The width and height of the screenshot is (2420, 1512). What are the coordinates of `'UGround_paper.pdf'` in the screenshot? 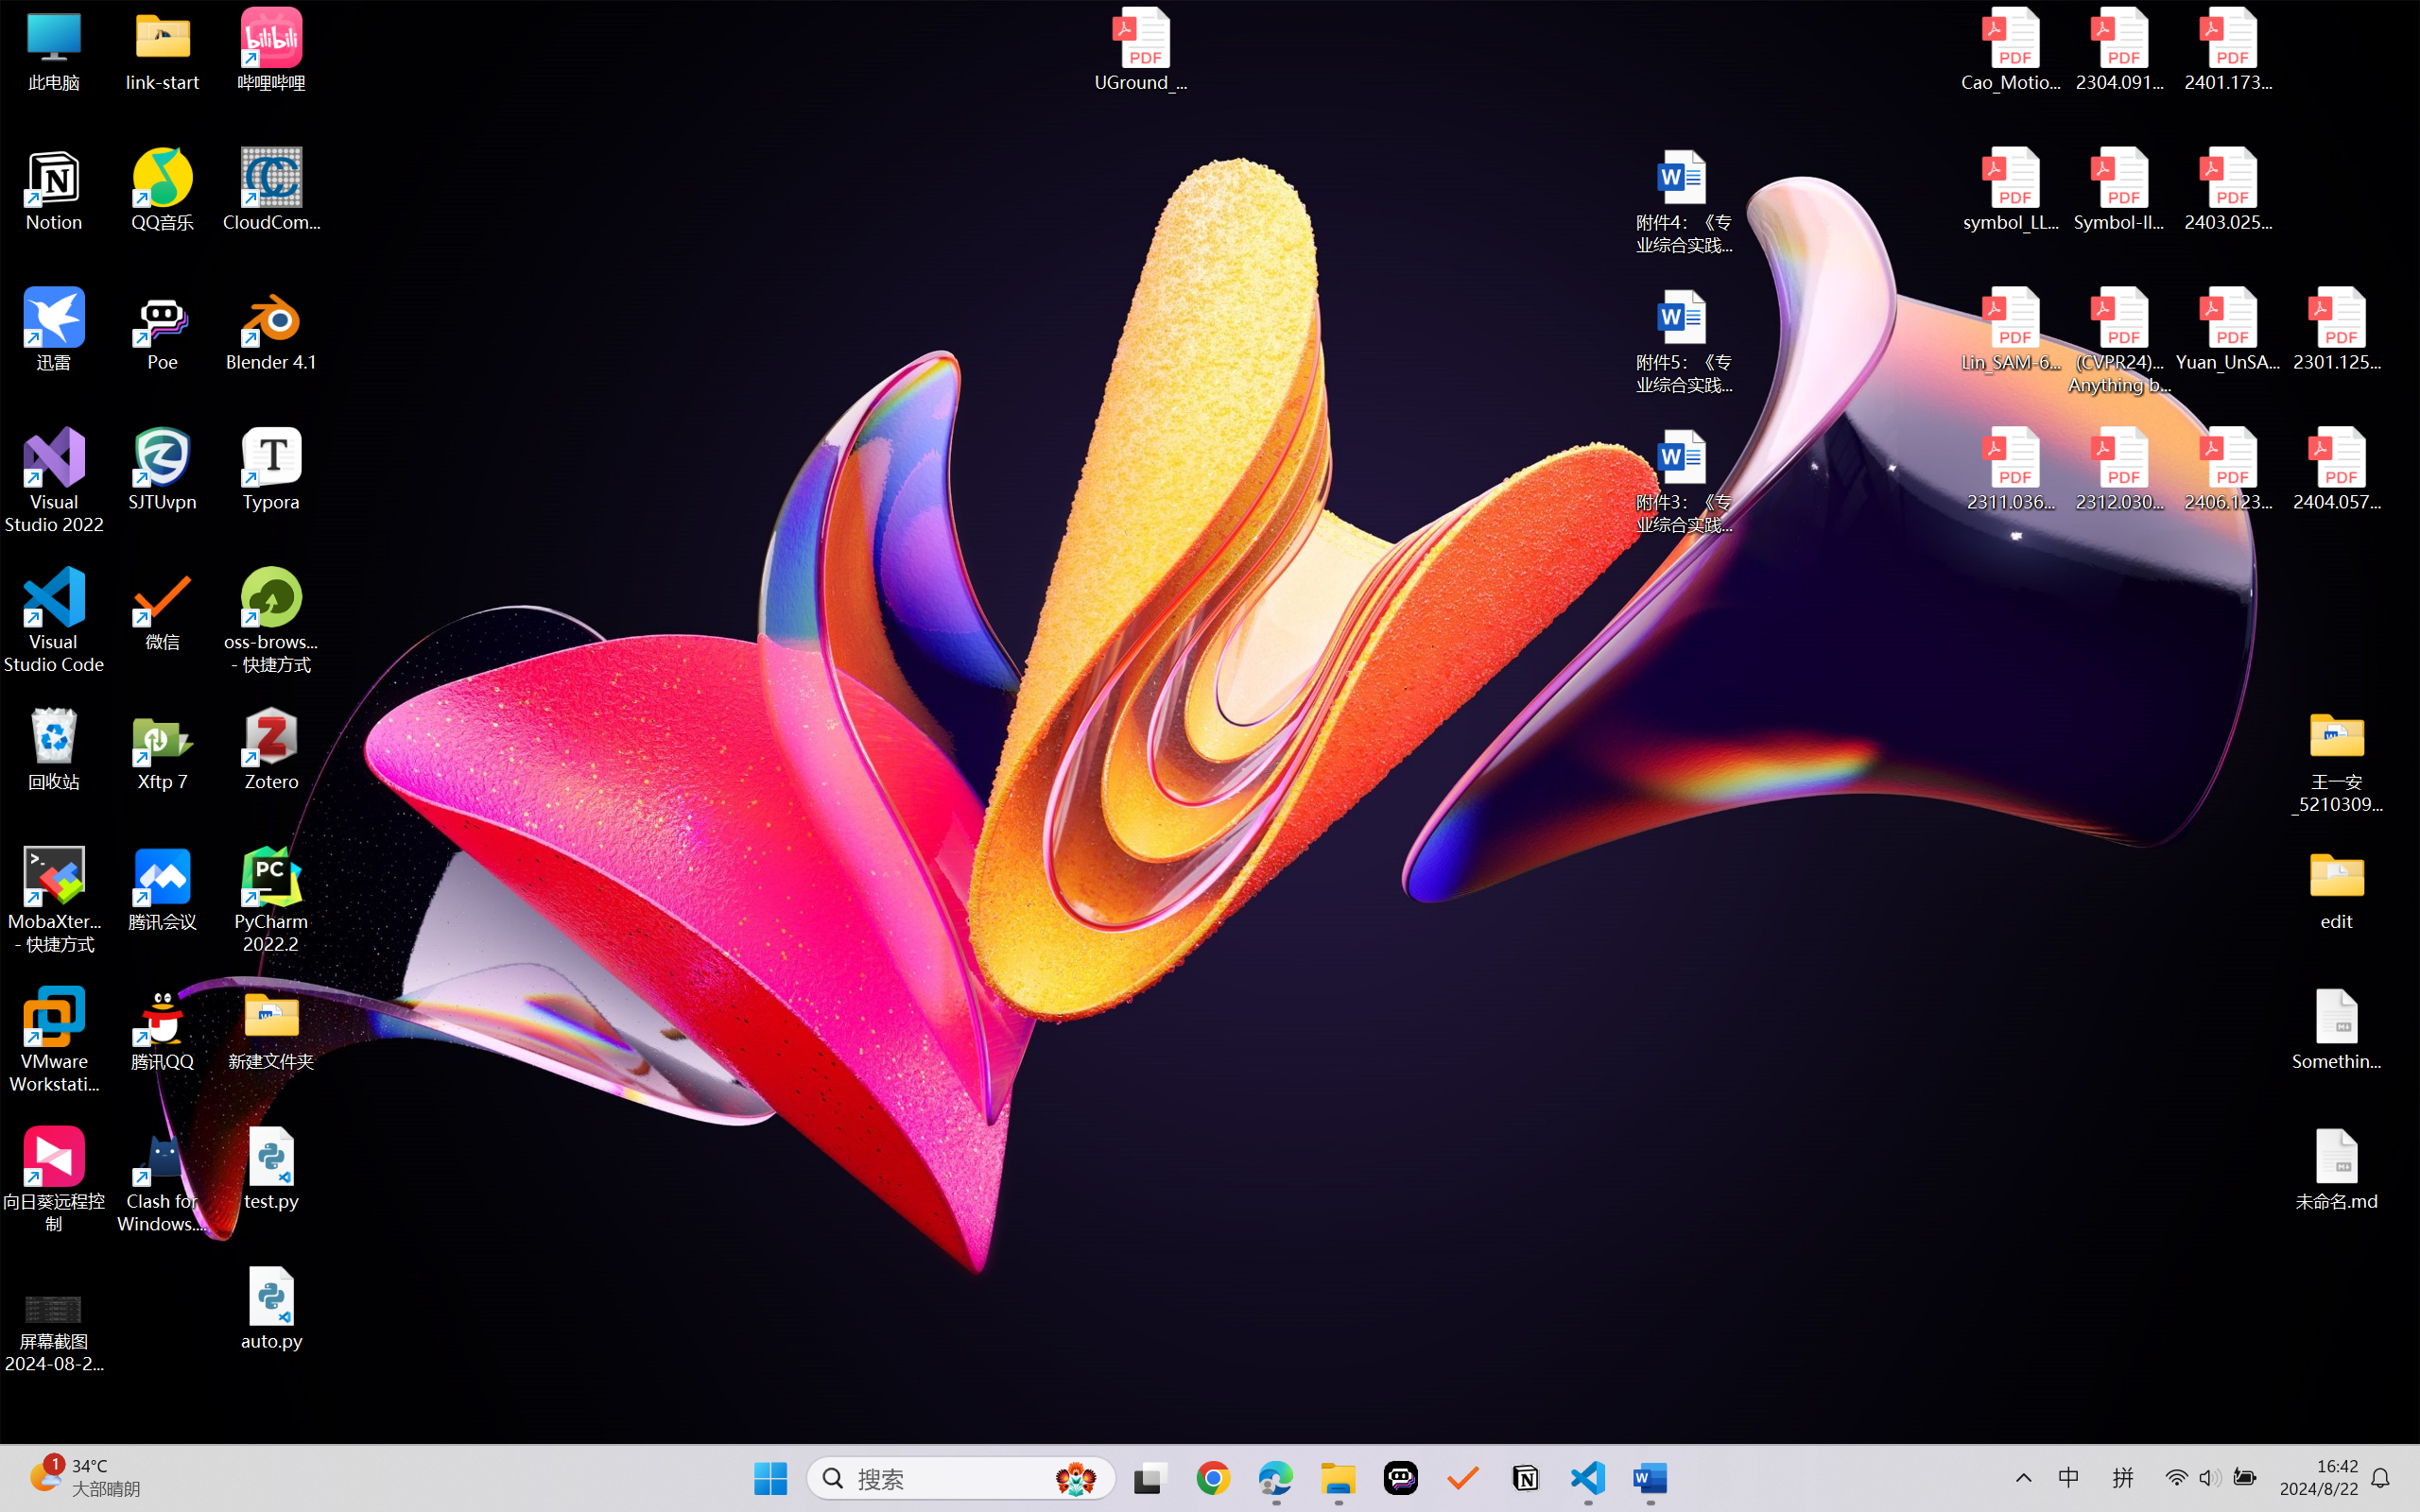 It's located at (1141, 49).